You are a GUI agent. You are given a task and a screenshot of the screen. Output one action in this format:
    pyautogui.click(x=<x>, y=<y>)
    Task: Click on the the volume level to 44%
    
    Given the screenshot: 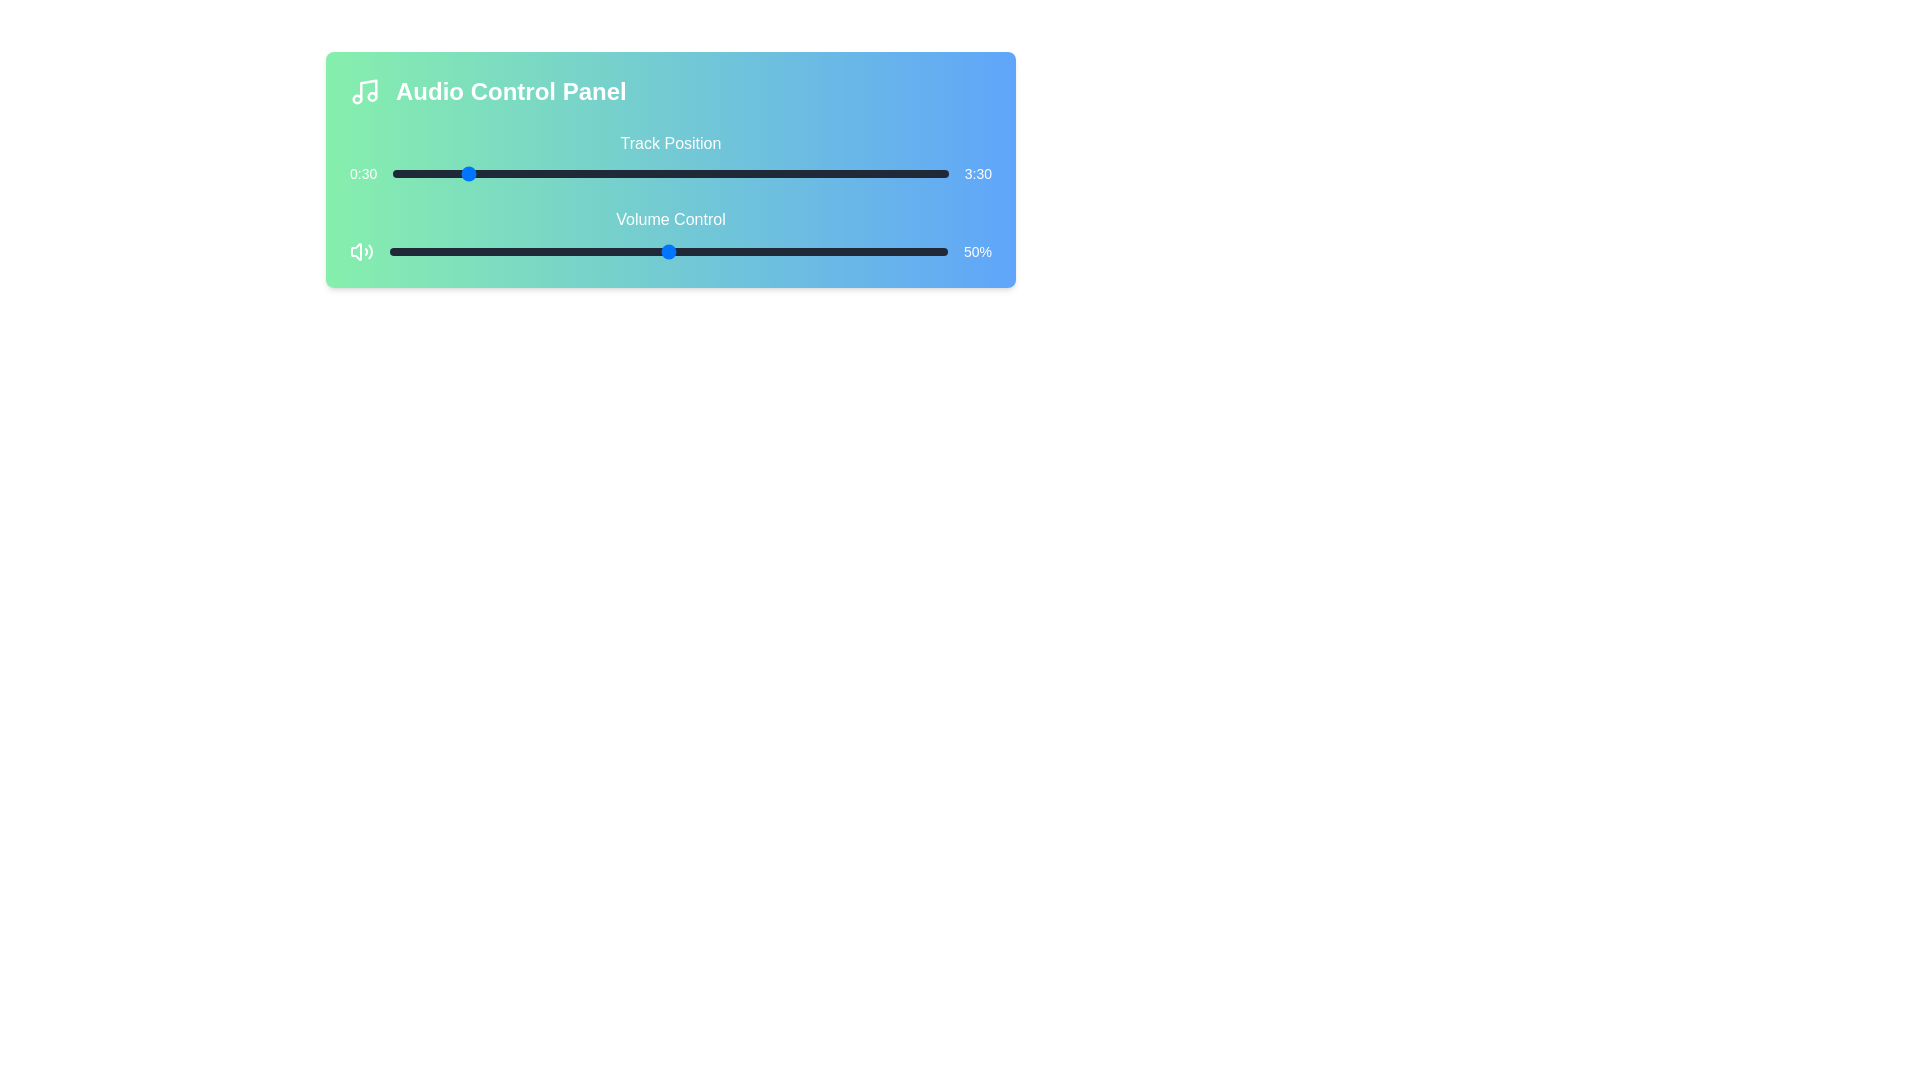 What is the action you would take?
    pyautogui.click(x=634, y=250)
    